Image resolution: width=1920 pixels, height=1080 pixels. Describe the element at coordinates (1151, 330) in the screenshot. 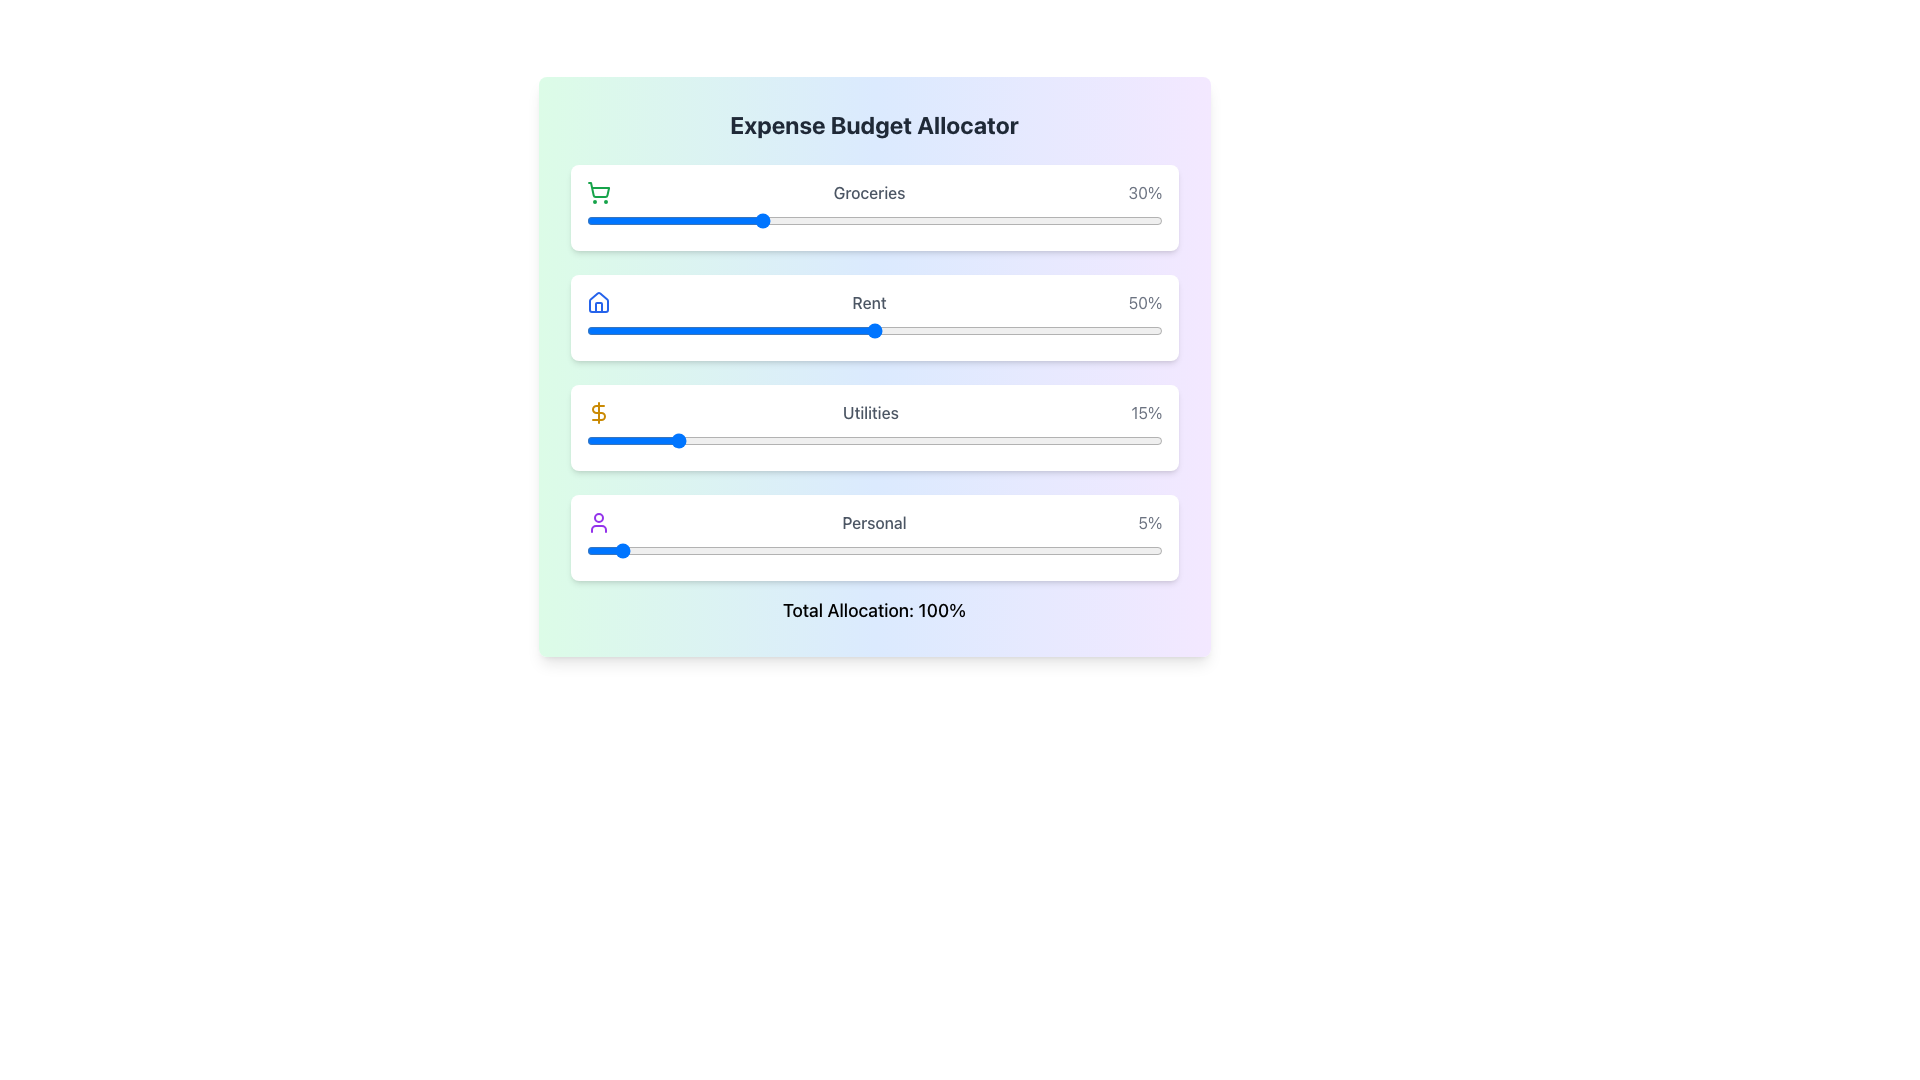

I see `the rent allocation` at that location.